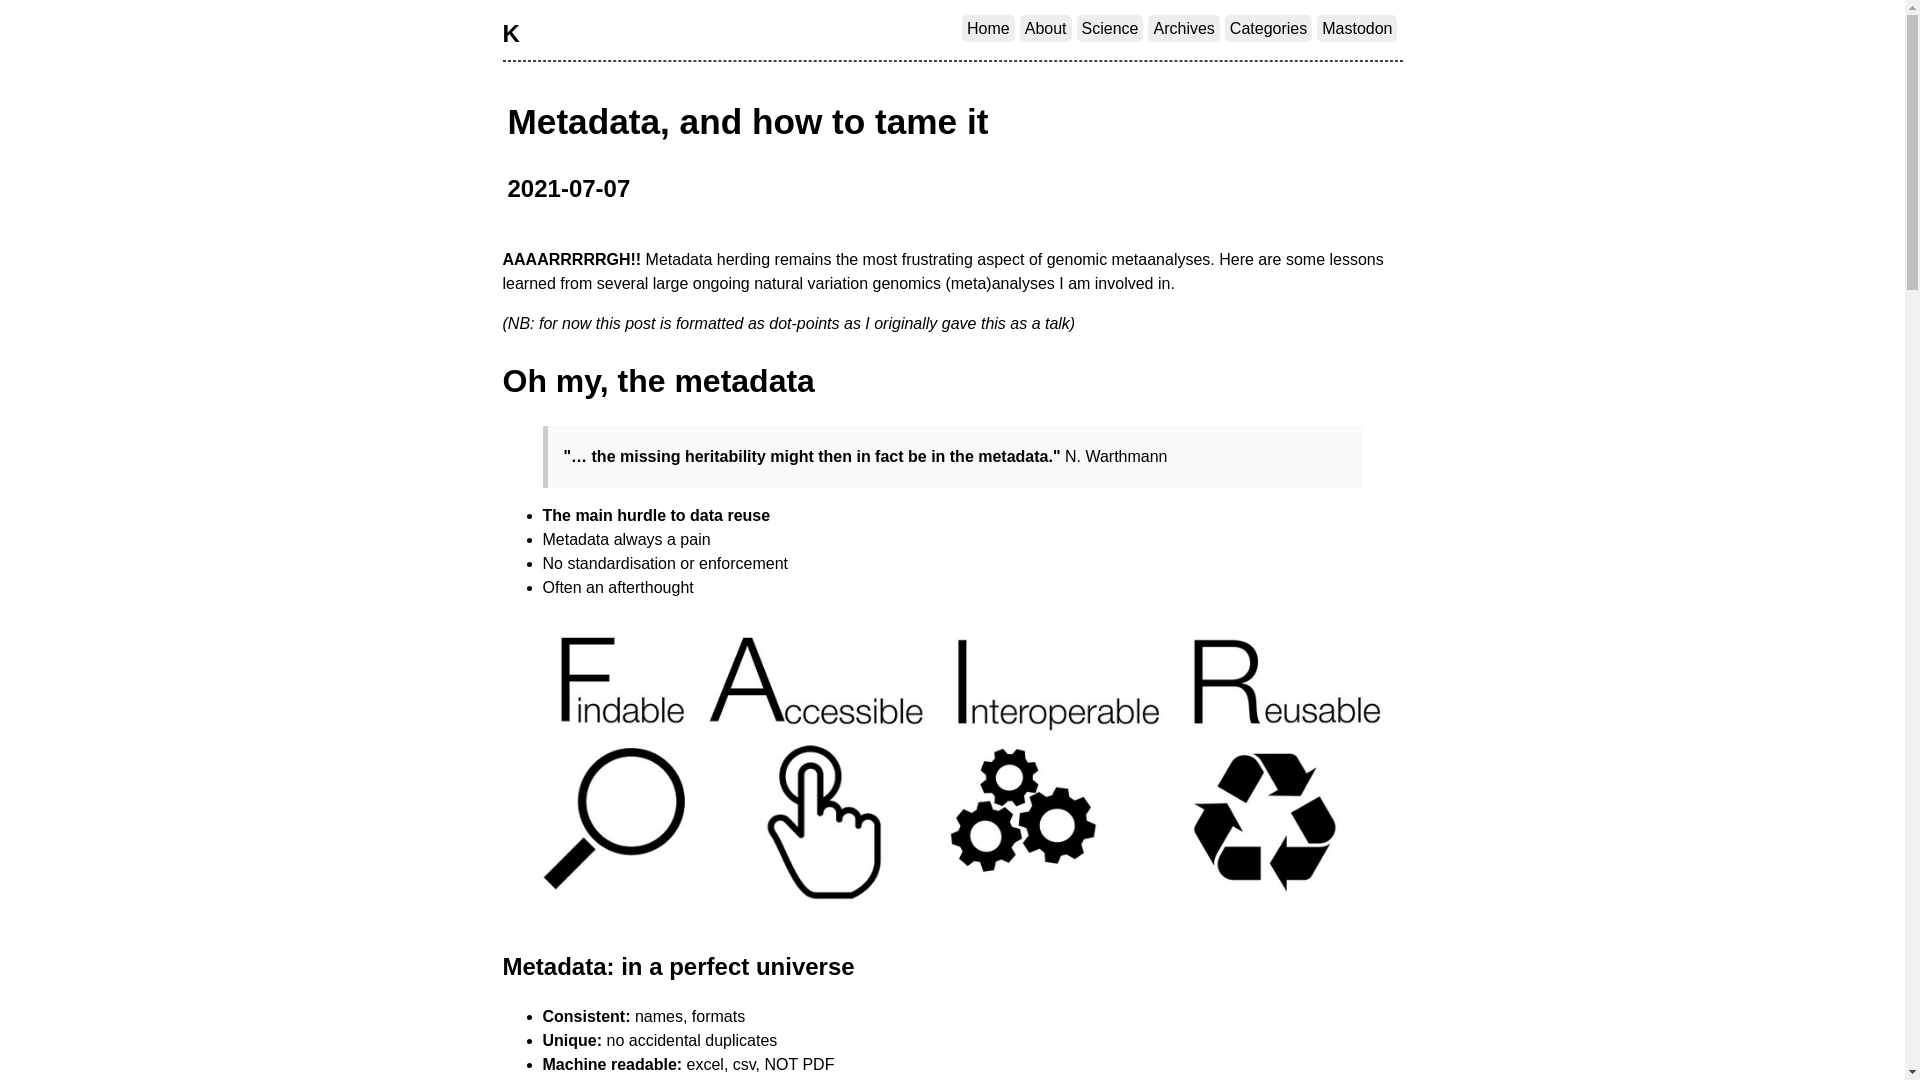  Describe the element at coordinates (1357, 28) in the screenshot. I see `'Mastodon'` at that location.